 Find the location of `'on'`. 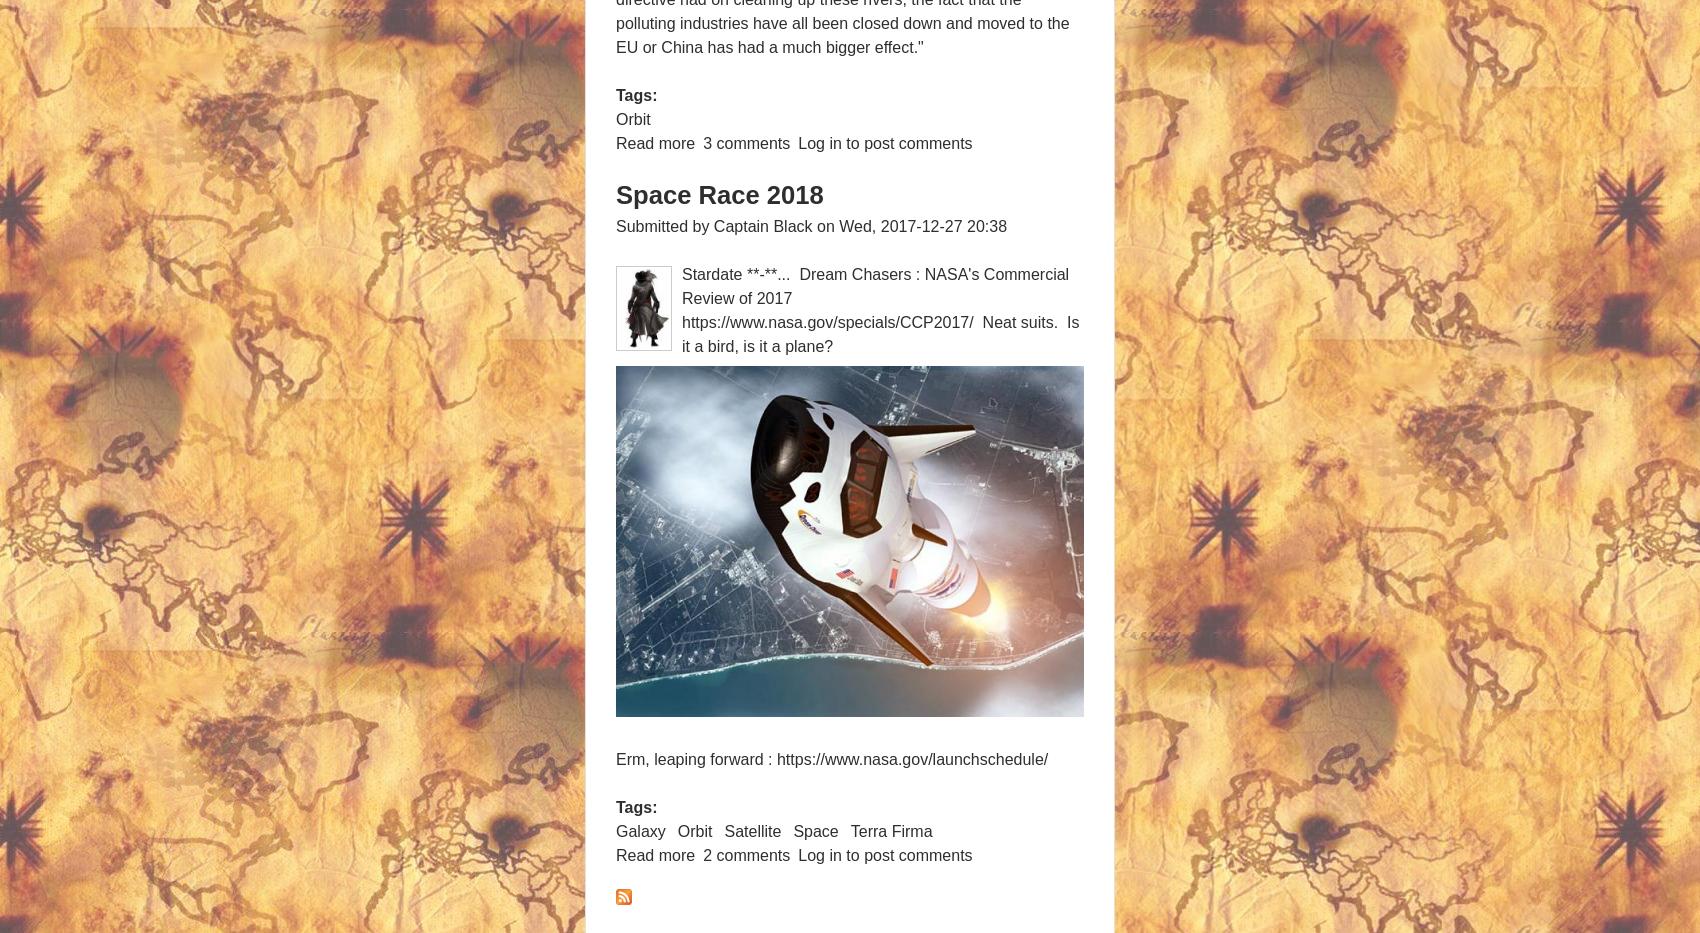

'on' is located at coordinates (824, 224).